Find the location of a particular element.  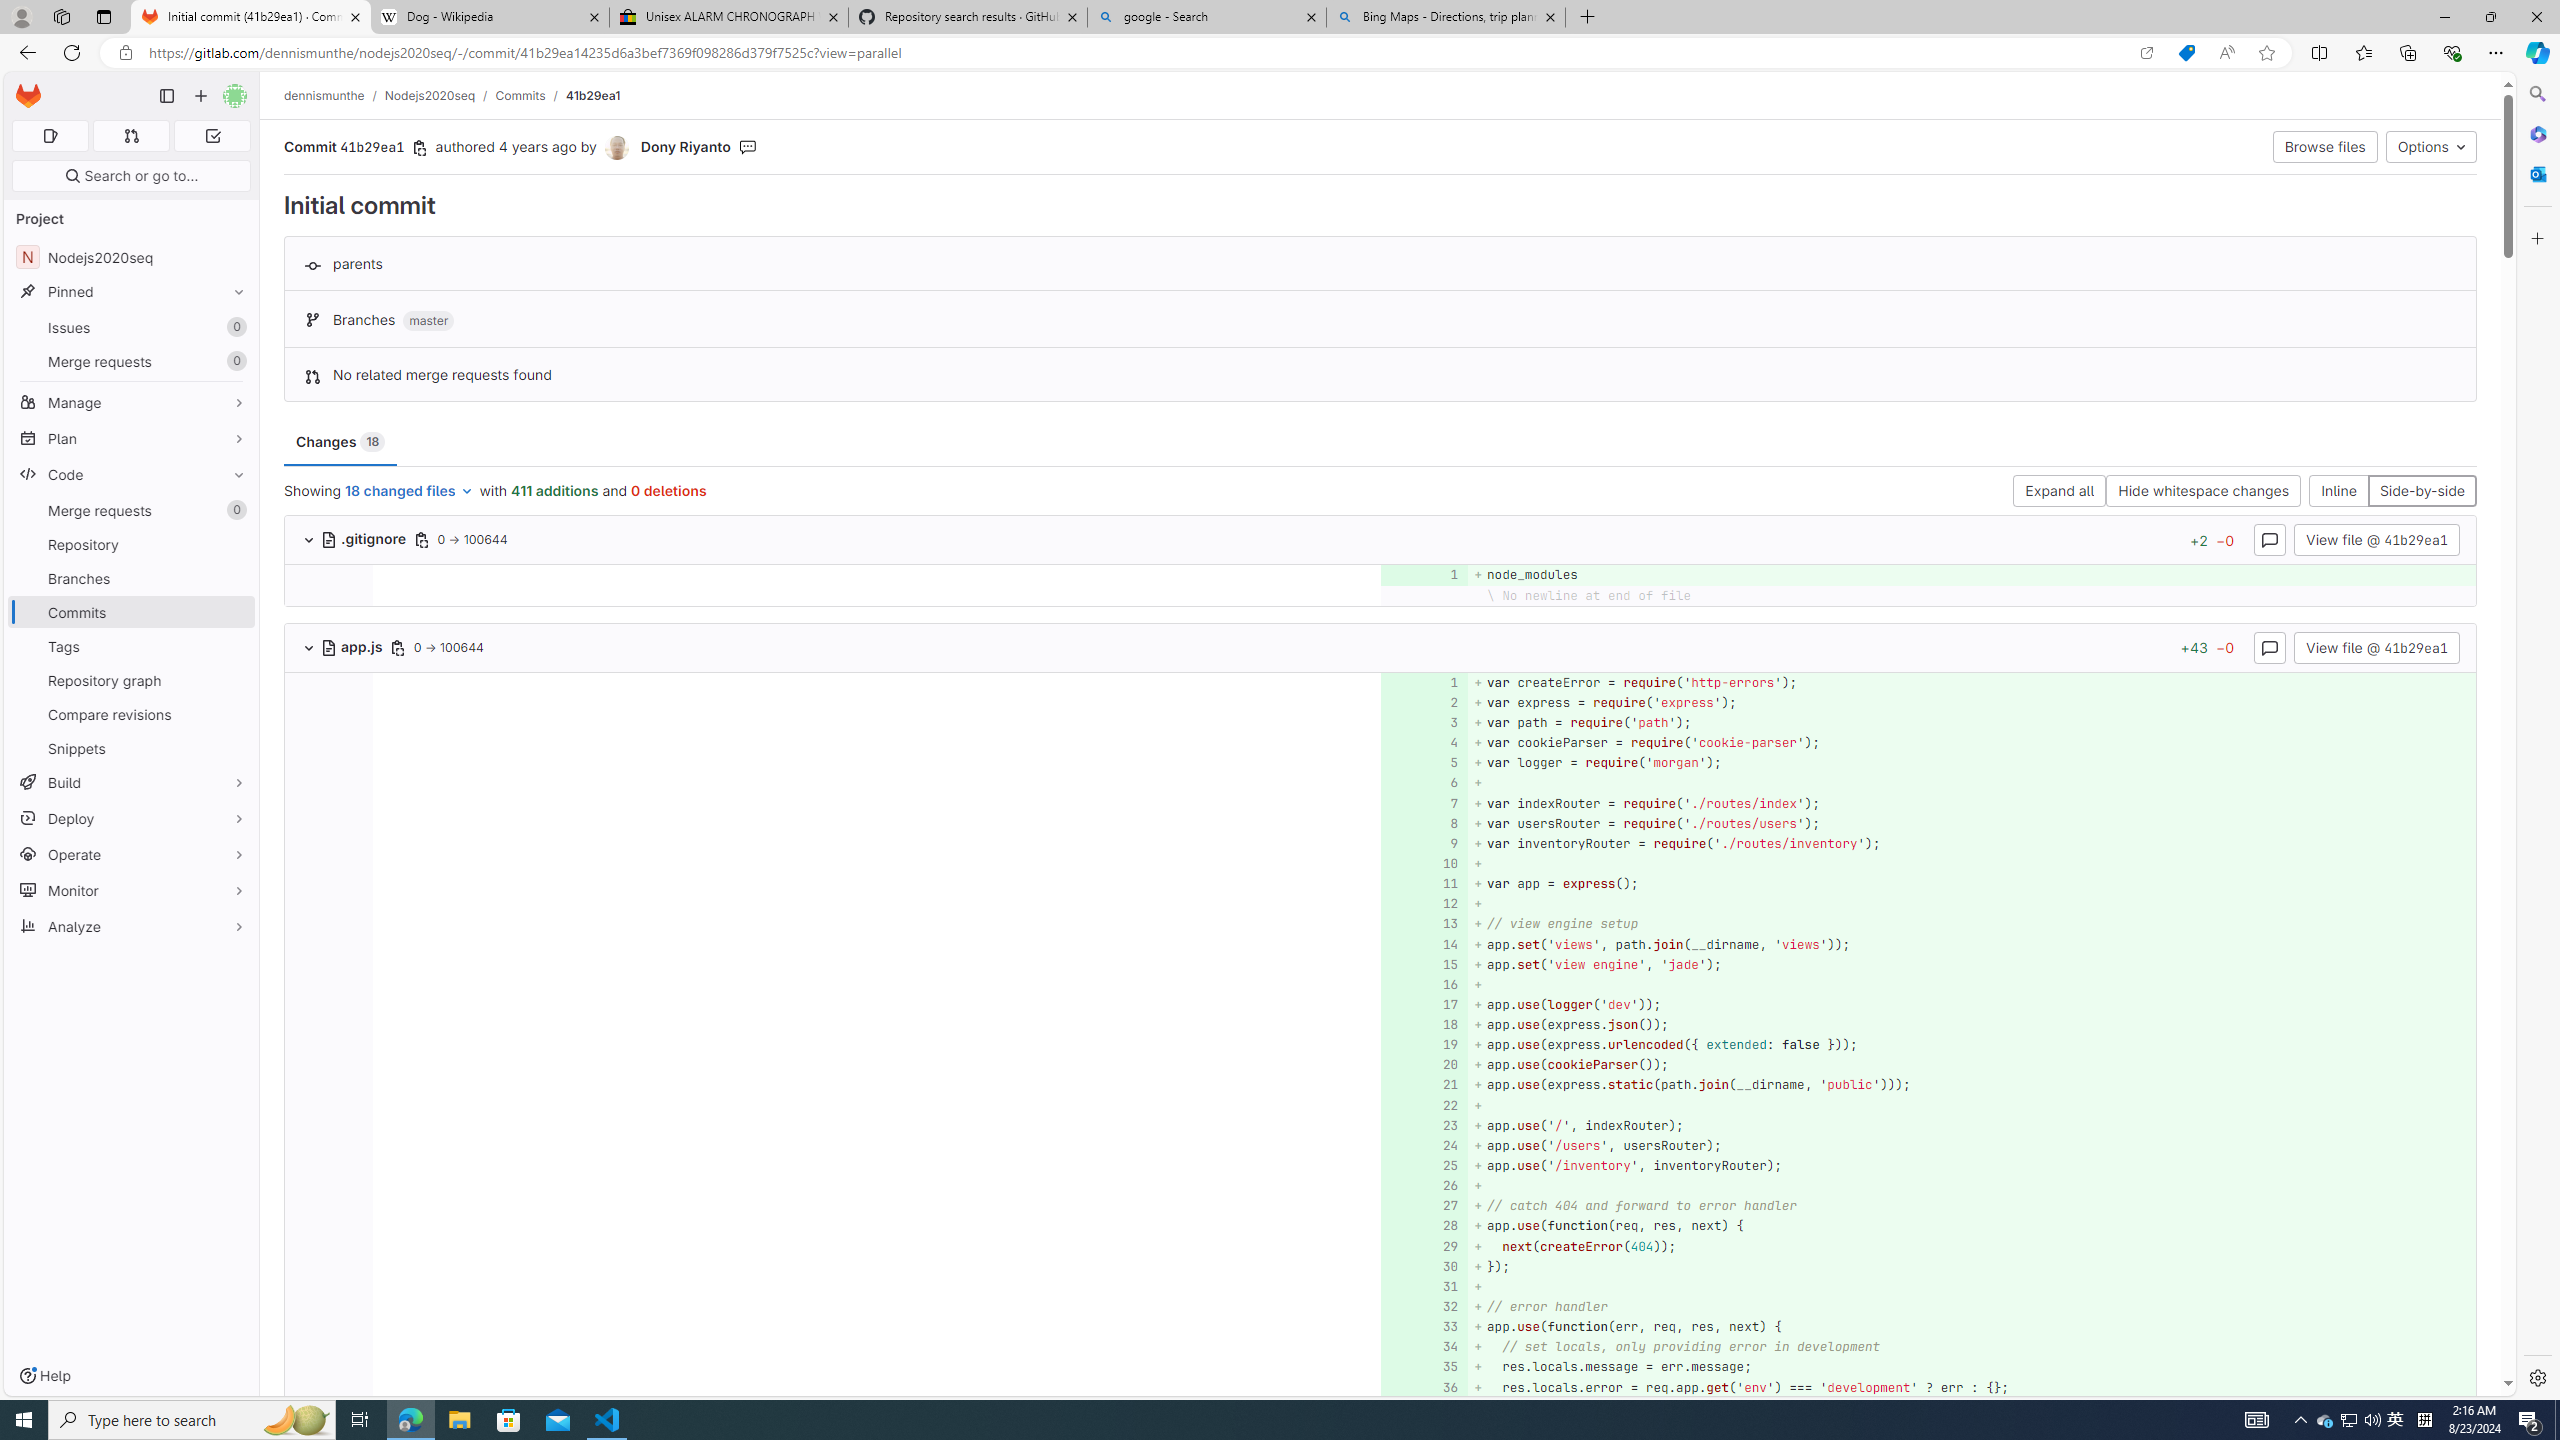

'Add a comment to this line 33' is located at coordinates (1423, 1326).